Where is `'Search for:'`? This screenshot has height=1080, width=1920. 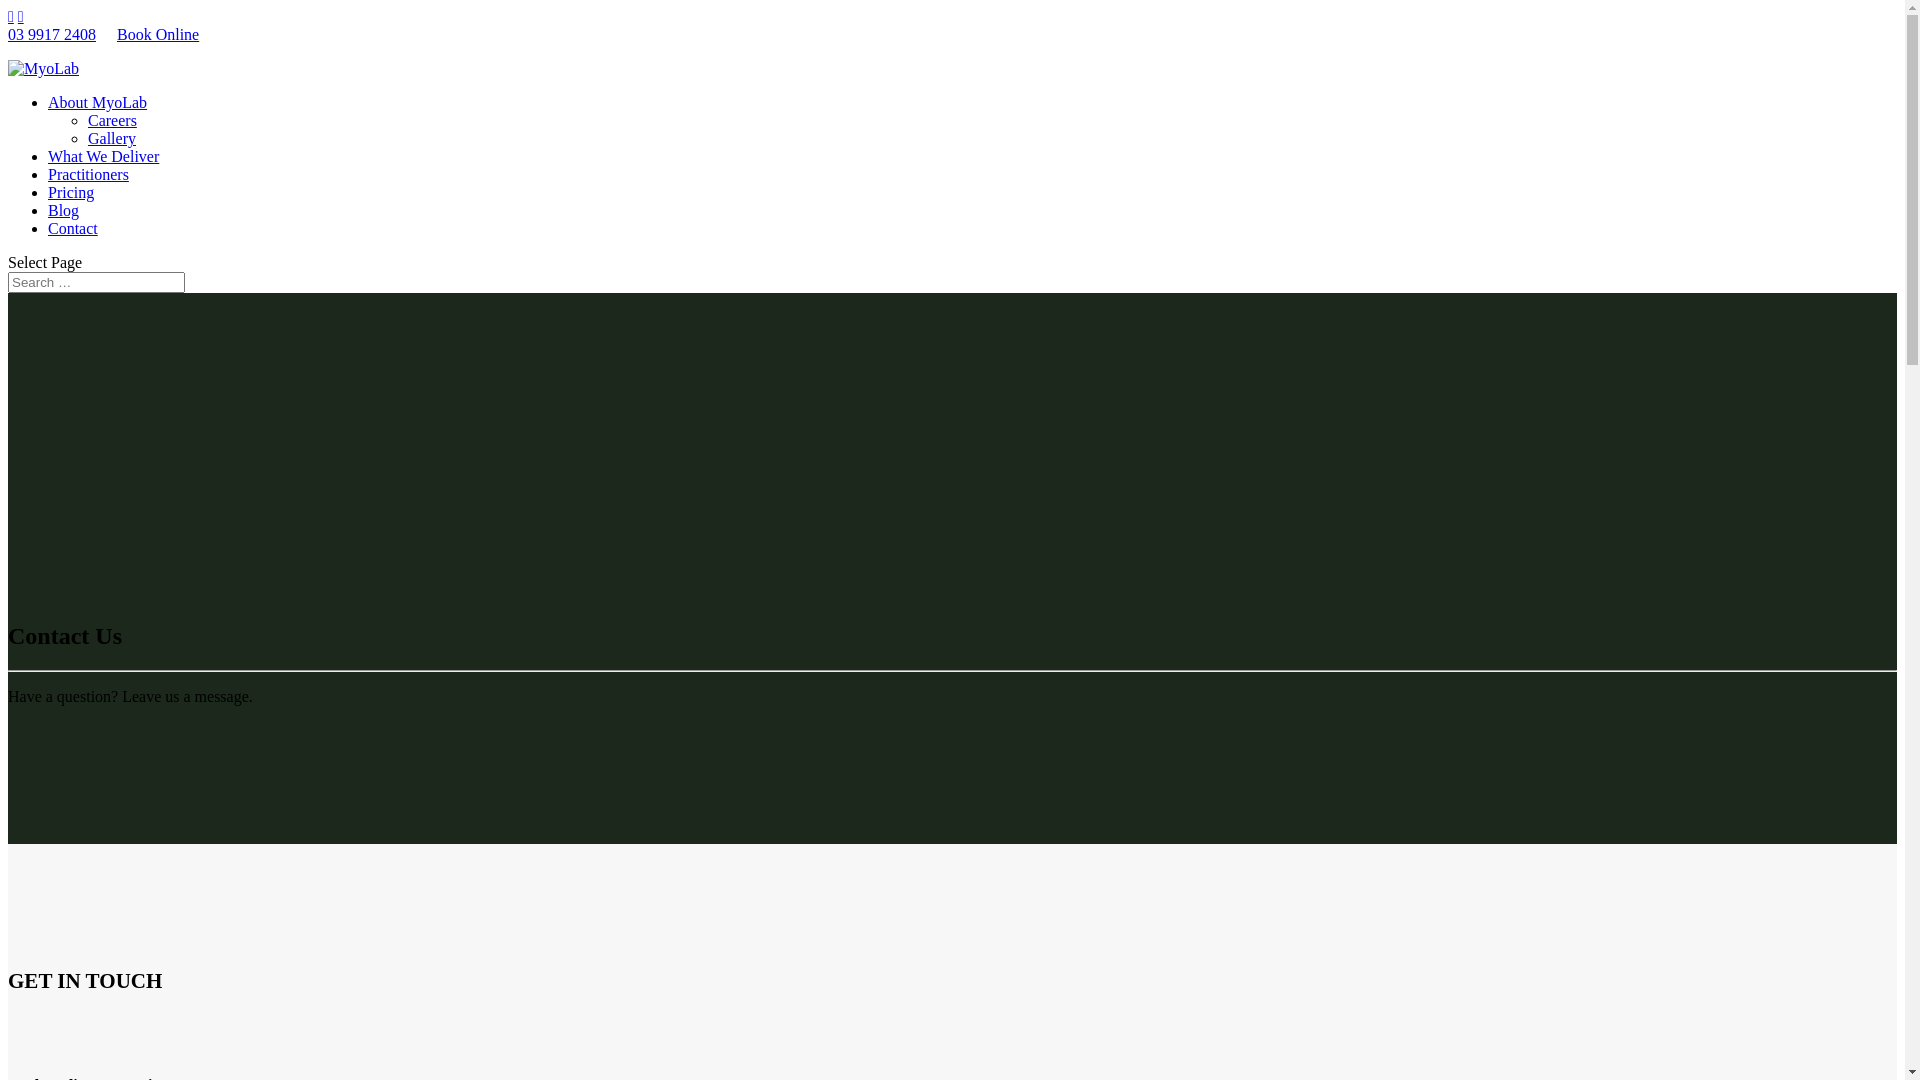
'Search for:' is located at coordinates (95, 282).